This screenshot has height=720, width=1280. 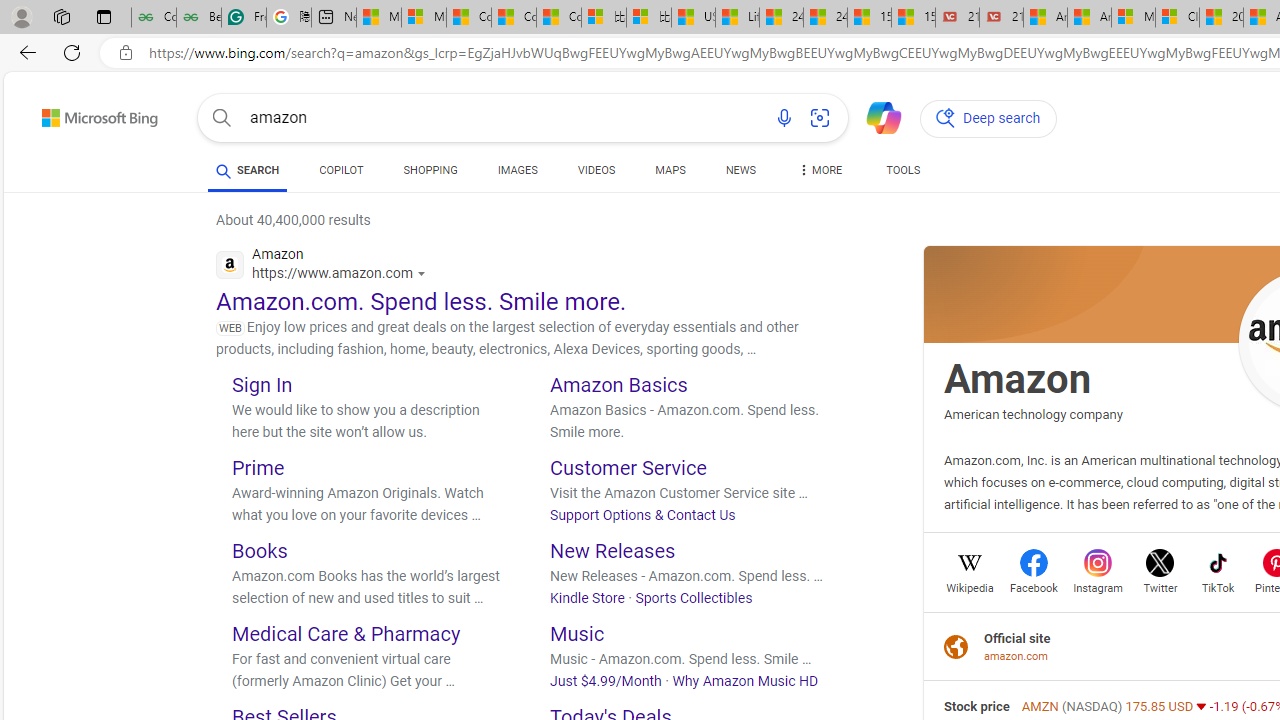 I want to click on 'Facebook', so click(x=1034, y=585).